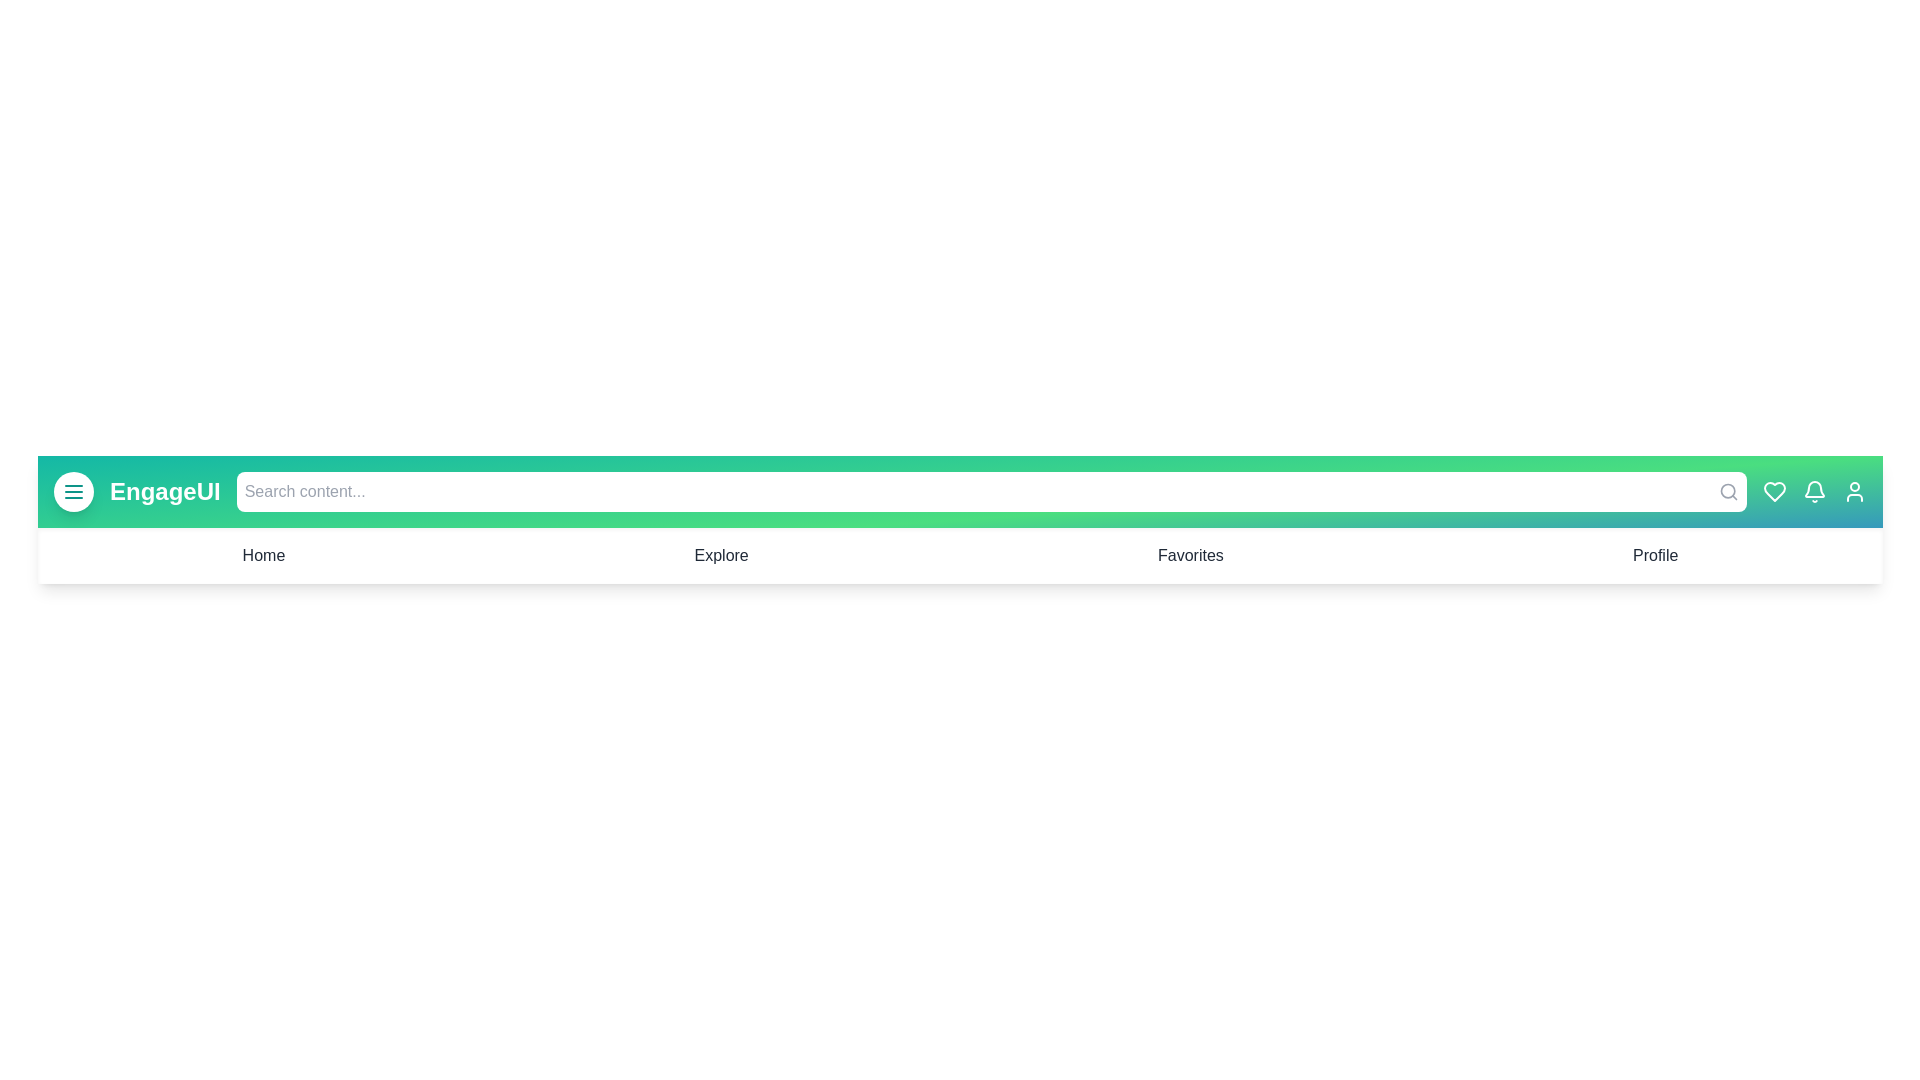  Describe the element at coordinates (1814, 492) in the screenshot. I see `the bell icon to view notifications` at that location.